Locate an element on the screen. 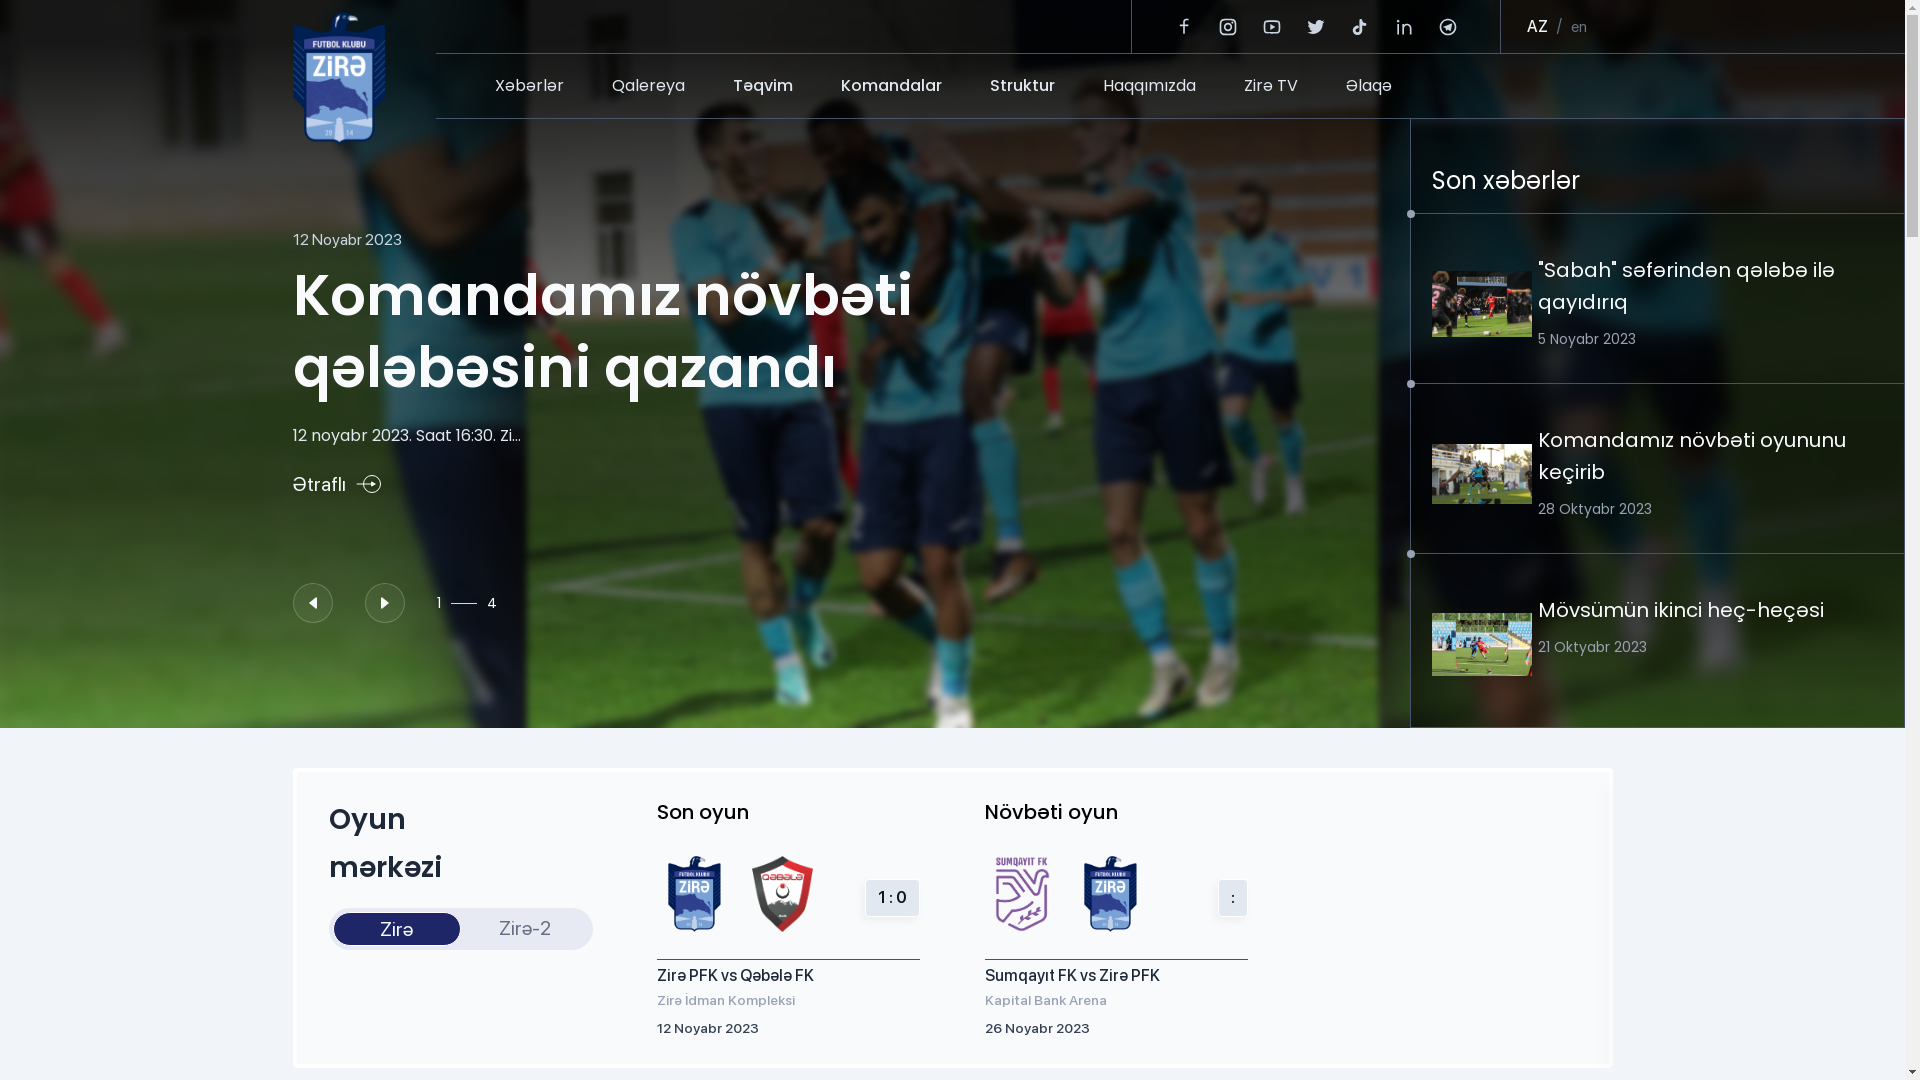 The image size is (1920, 1080). 'Qalereya' is located at coordinates (648, 84).